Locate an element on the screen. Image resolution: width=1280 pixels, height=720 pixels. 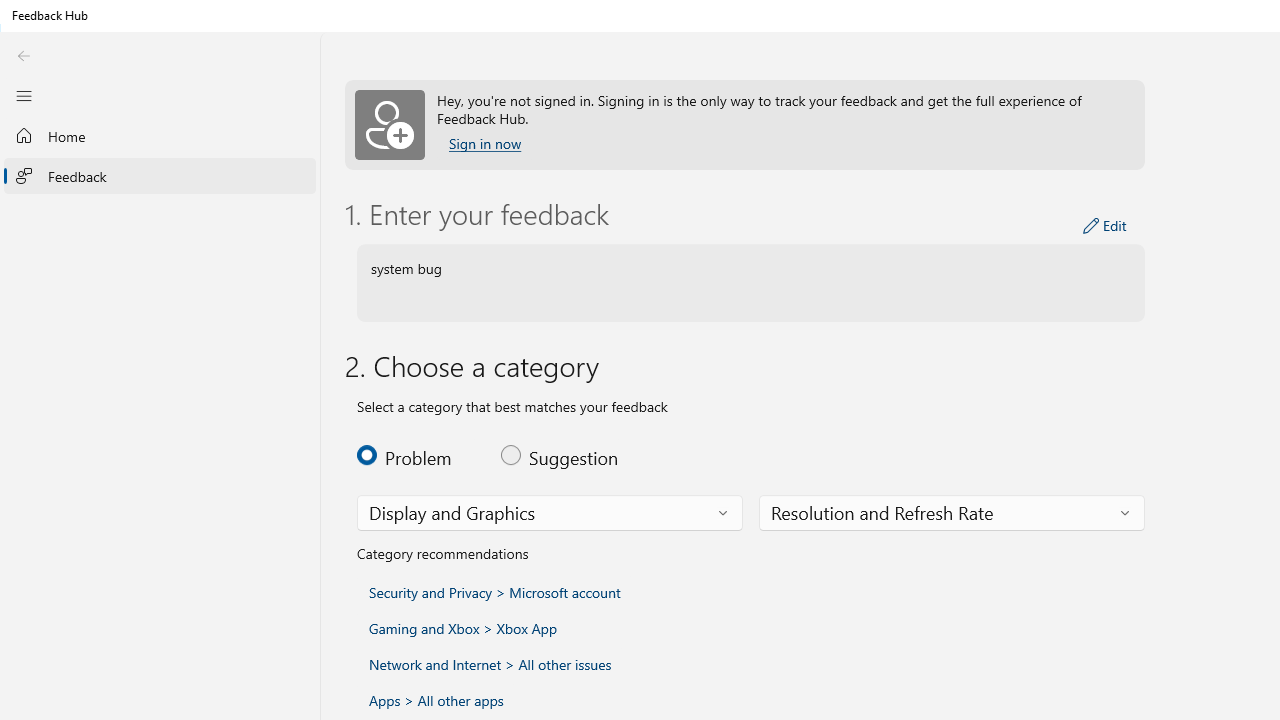
'Sign in now' is located at coordinates (485, 143).